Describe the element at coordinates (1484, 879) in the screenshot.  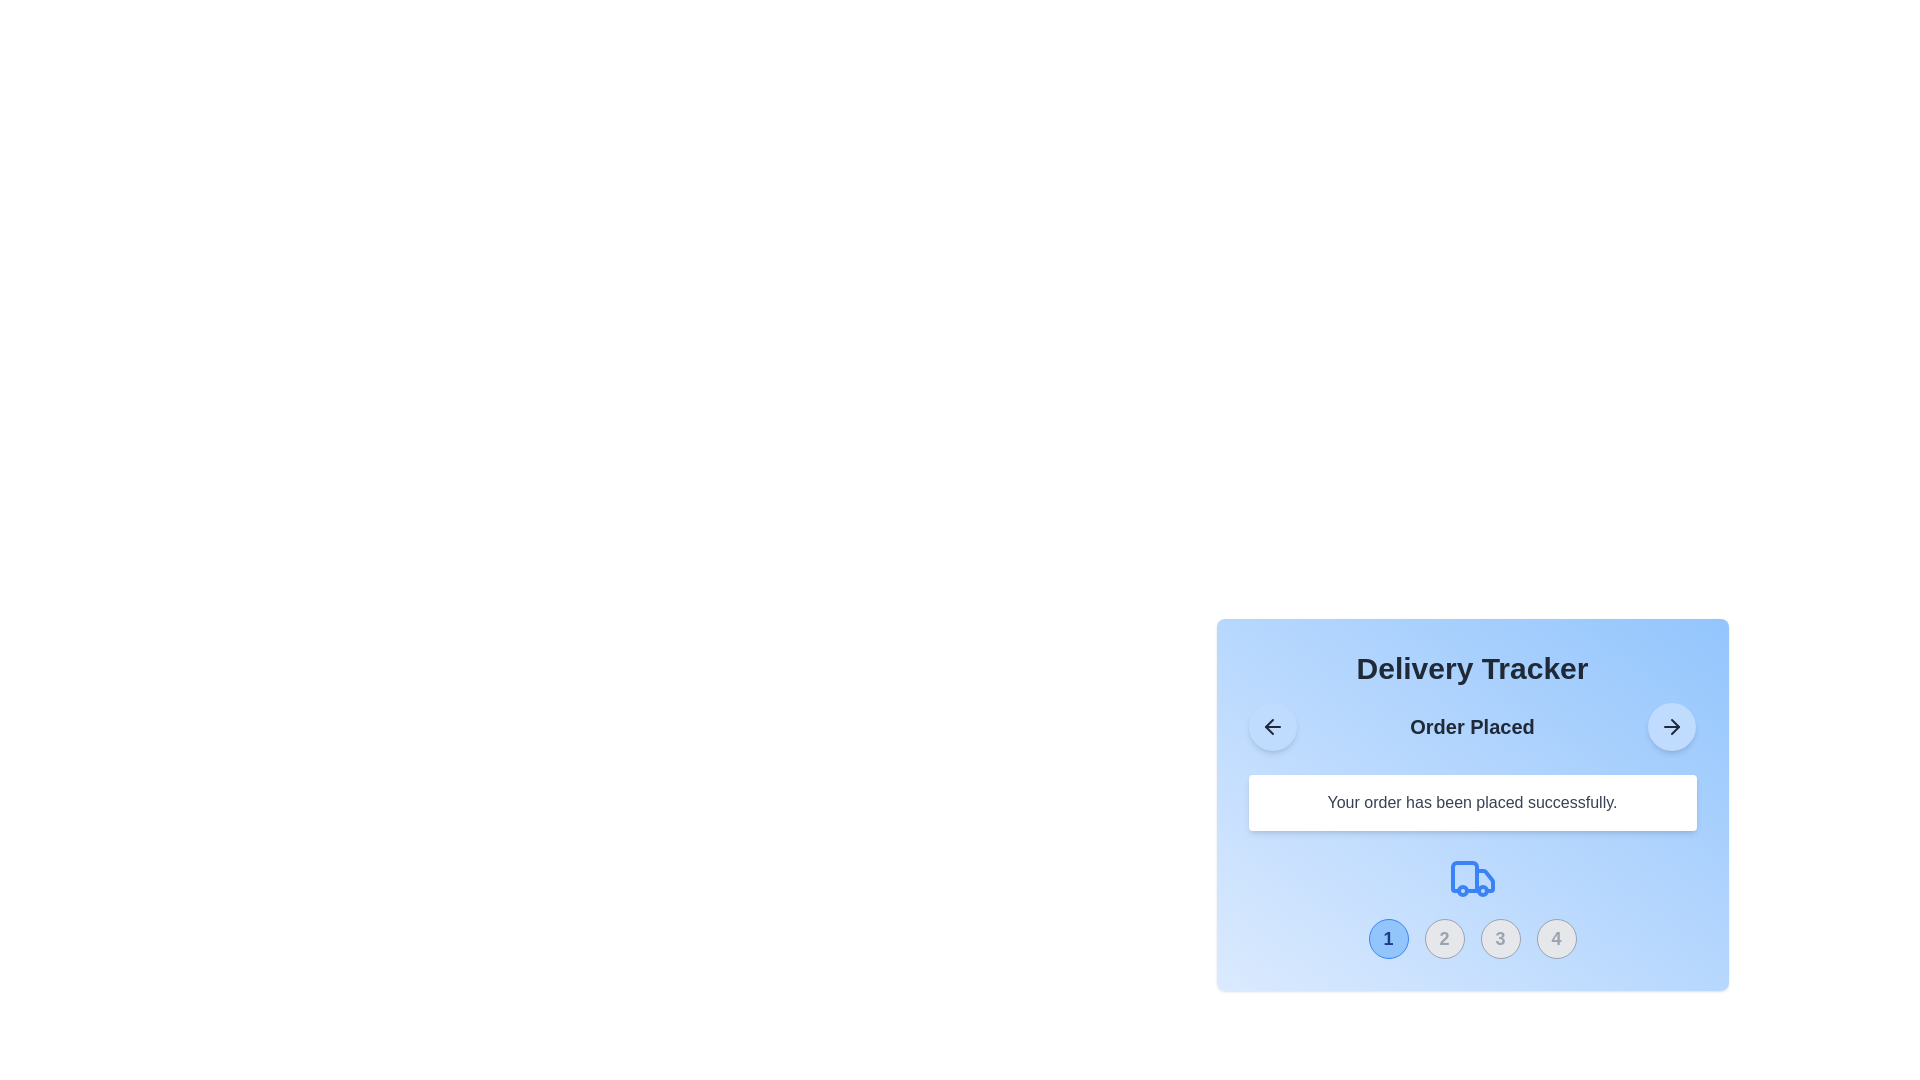
I see `the decorative vector graphic located in the middle of the truck icon, situated between the first and second step indicators of the delivery tracker` at that location.